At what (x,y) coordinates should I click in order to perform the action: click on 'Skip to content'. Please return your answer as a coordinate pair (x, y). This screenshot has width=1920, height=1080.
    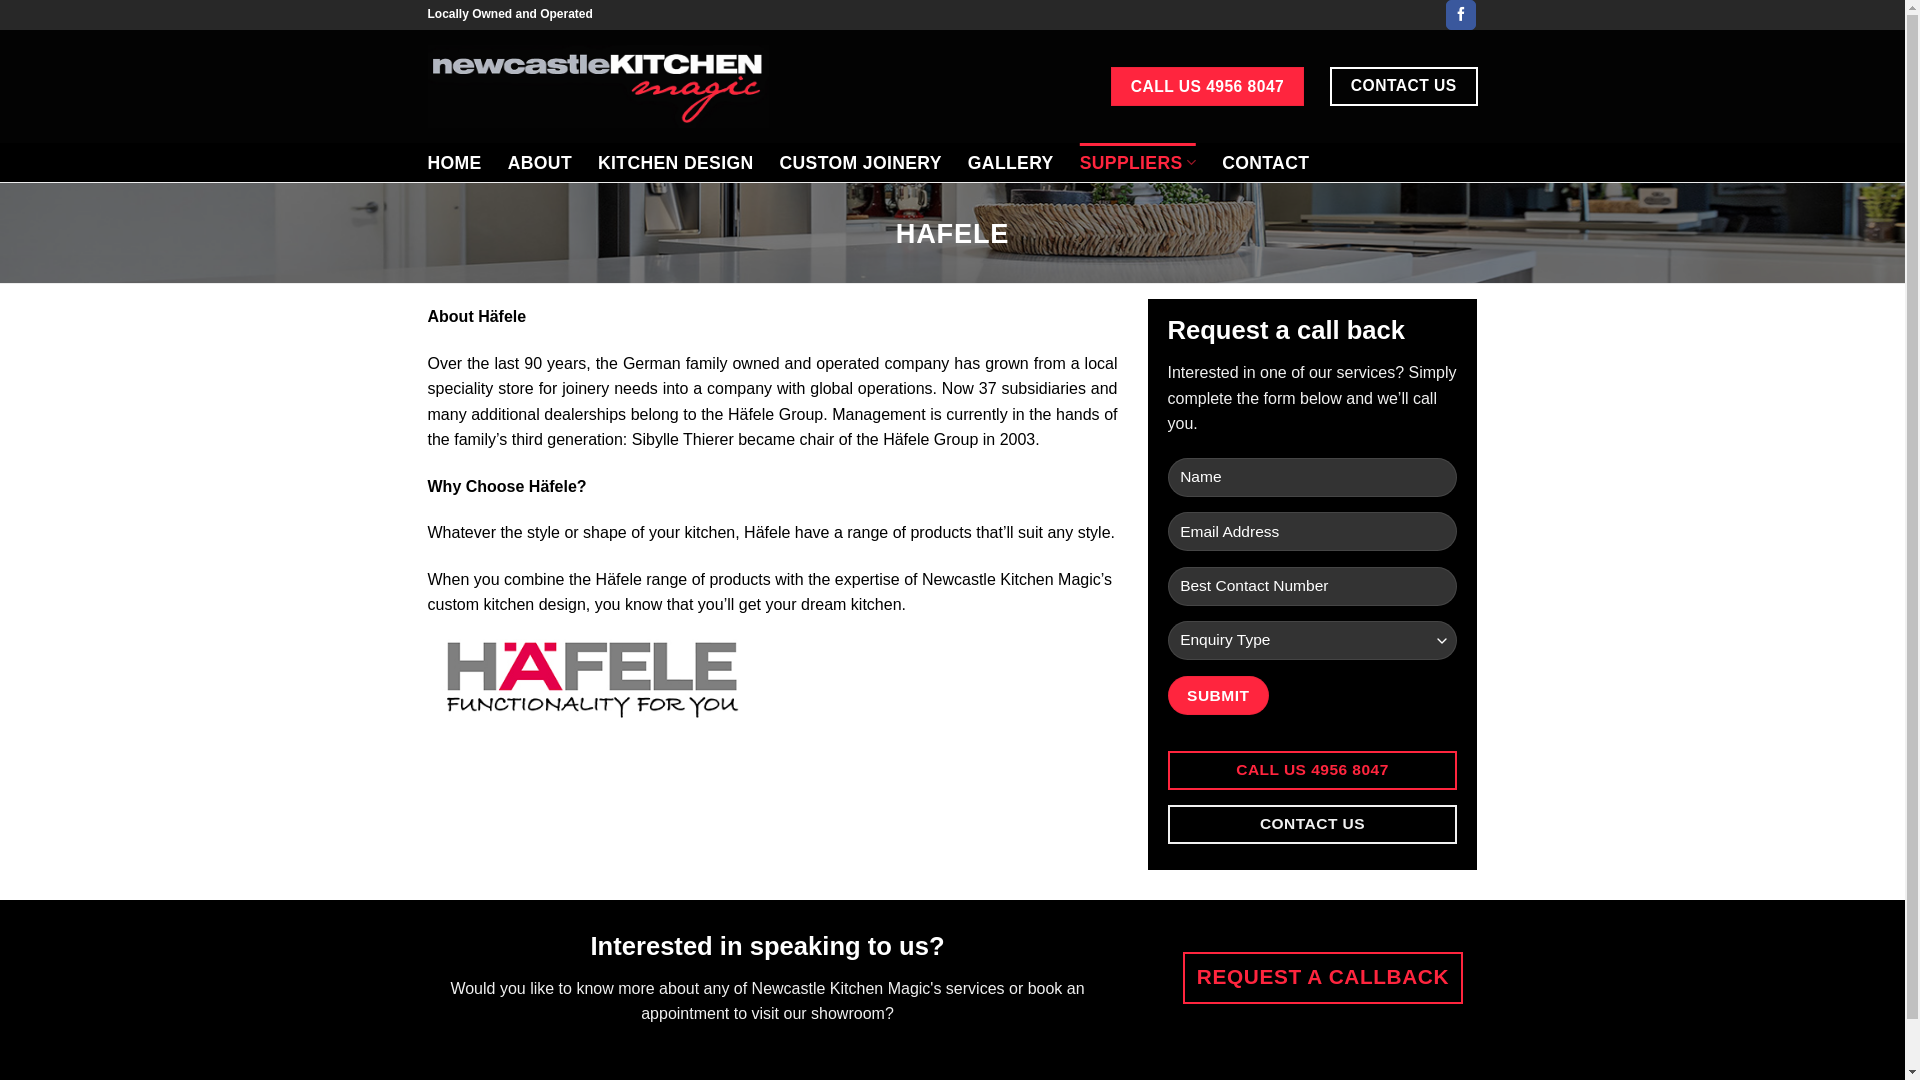
    Looking at the image, I should click on (0, 0).